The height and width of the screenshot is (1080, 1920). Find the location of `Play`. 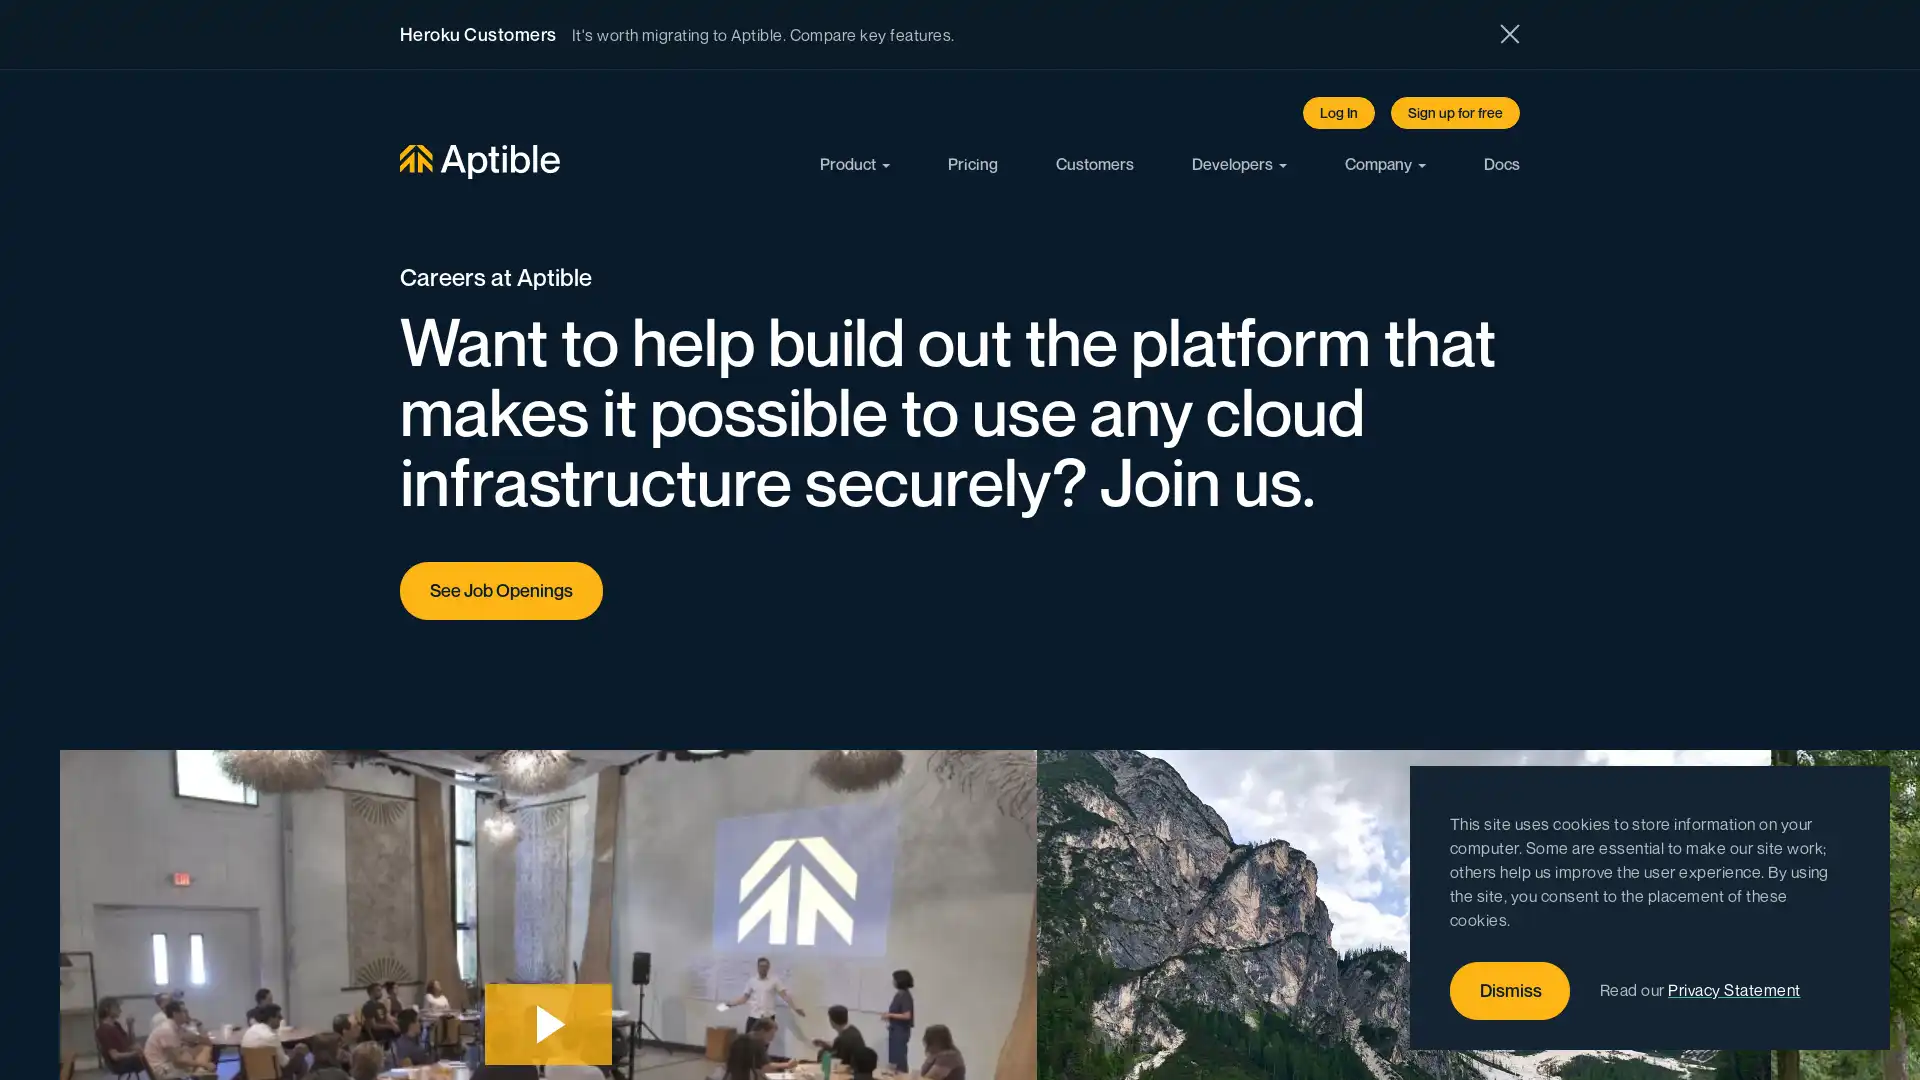

Play is located at coordinates (548, 1023).